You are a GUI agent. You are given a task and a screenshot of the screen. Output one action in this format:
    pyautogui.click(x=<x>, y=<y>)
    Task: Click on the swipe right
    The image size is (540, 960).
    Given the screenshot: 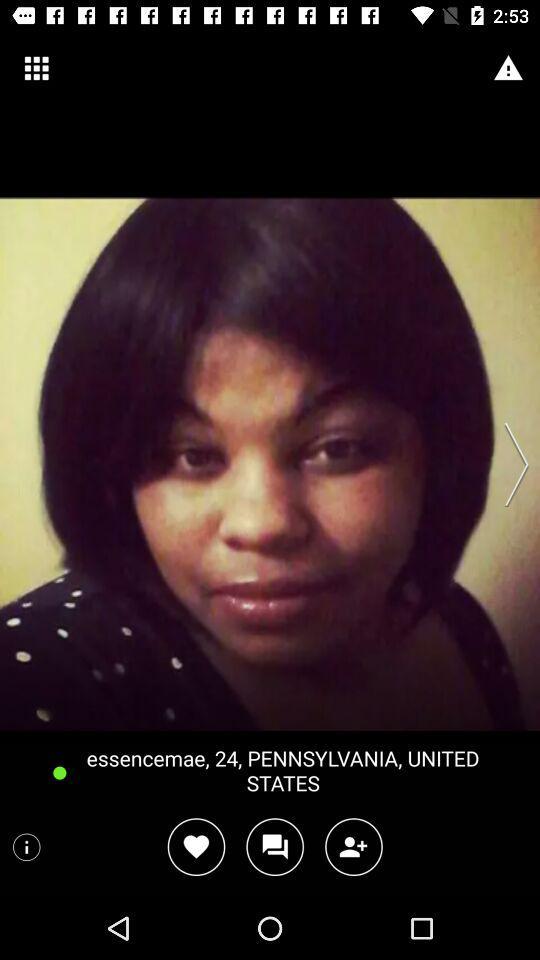 What is the action you would take?
    pyautogui.click(x=510, y=464)
    